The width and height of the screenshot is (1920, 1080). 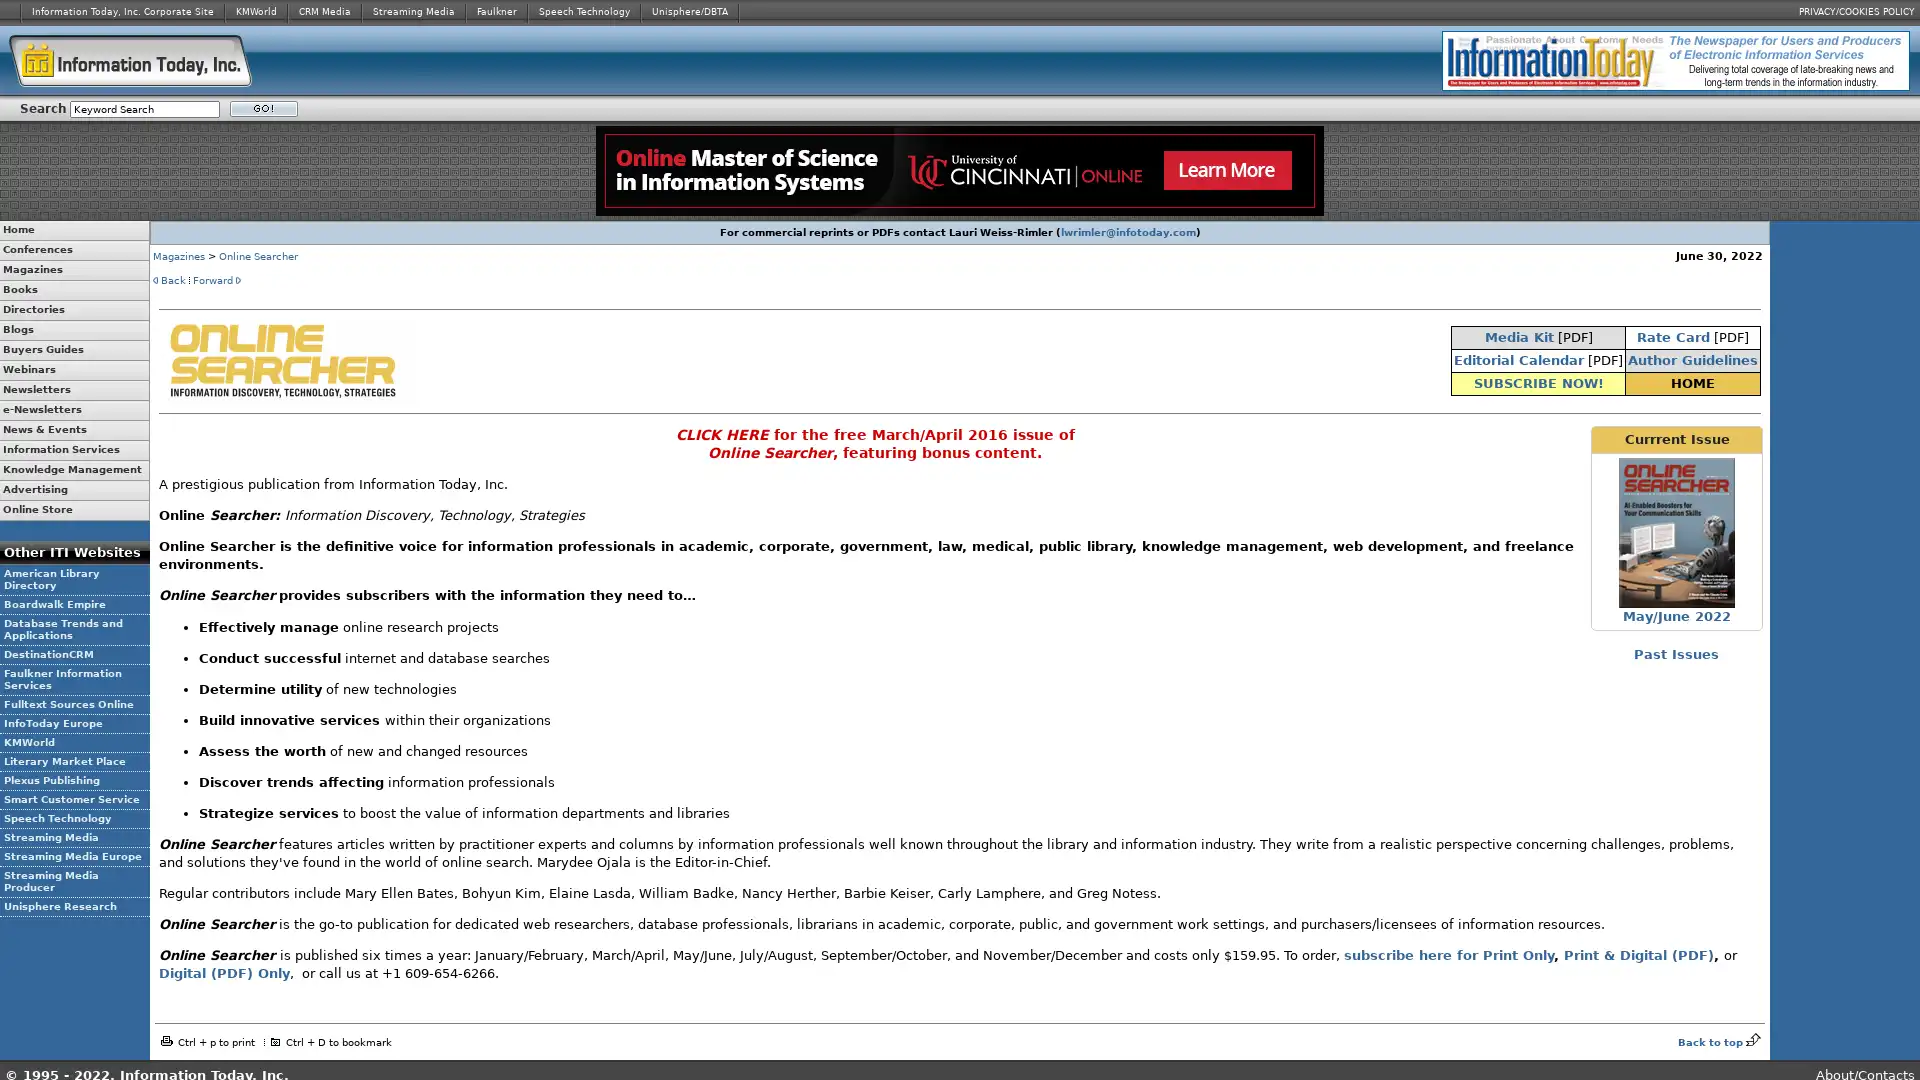 What do you see at coordinates (263, 108) in the screenshot?
I see `Submit` at bounding box center [263, 108].